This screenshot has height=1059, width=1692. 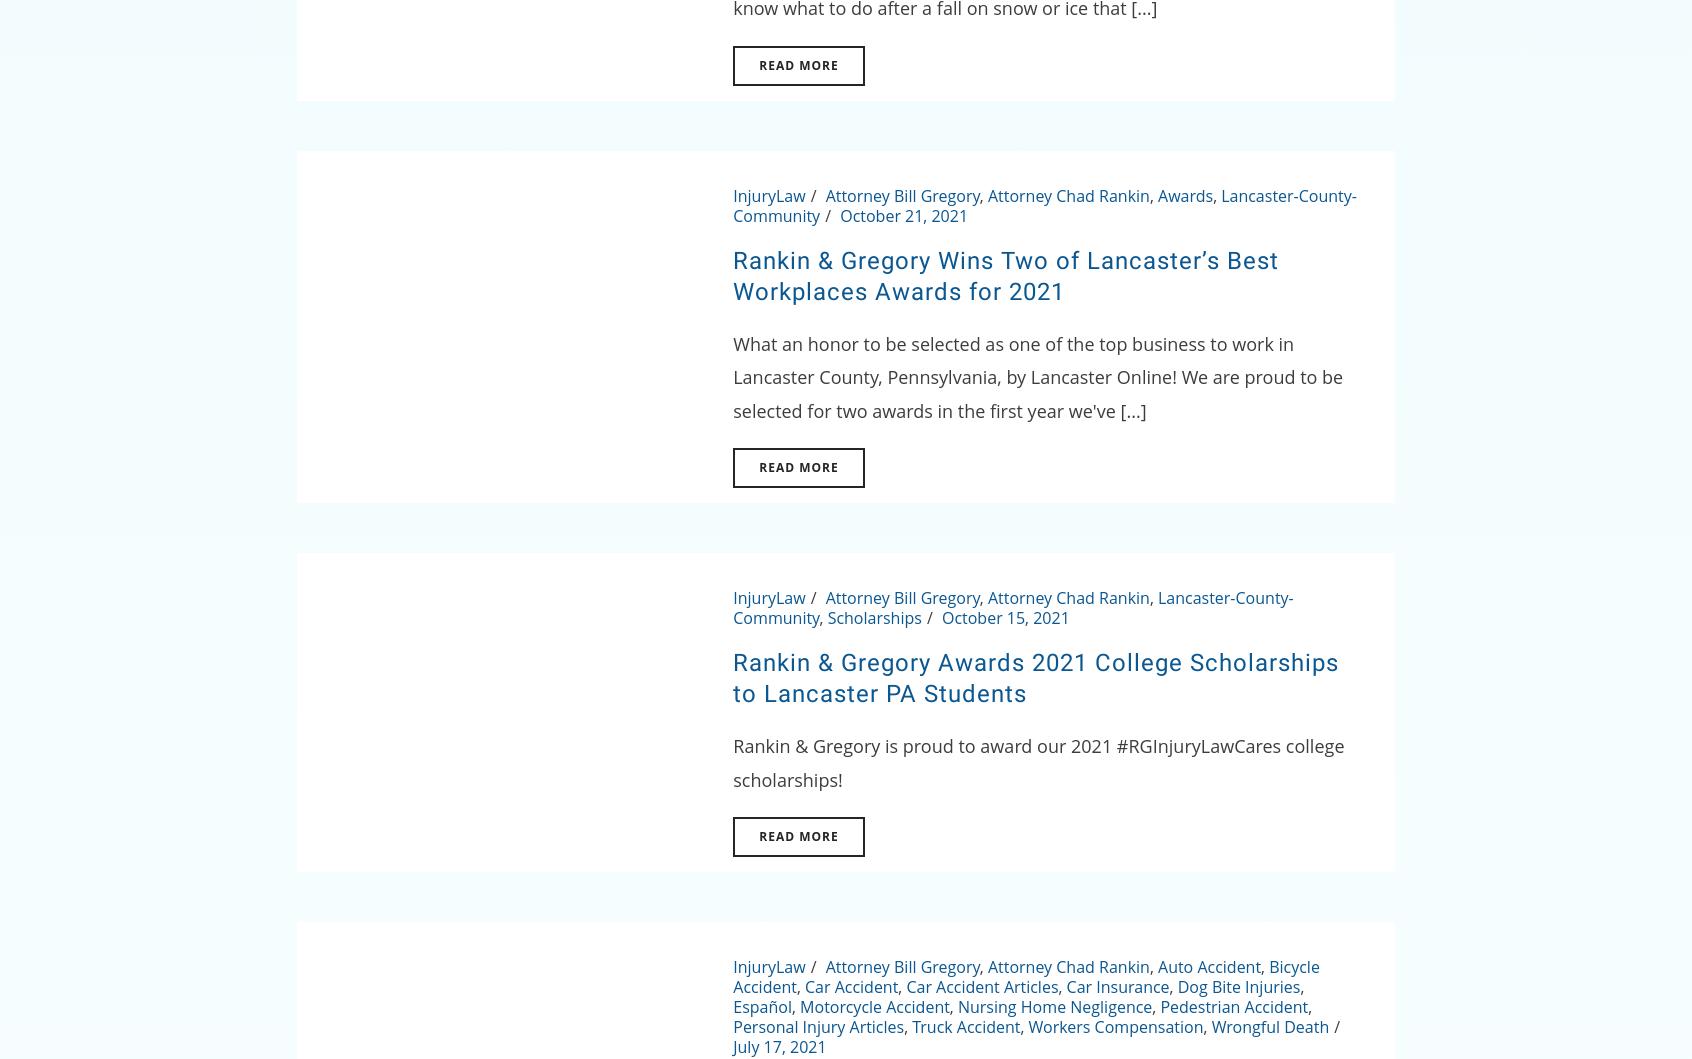 What do you see at coordinates (1238, 985) in the screenshot?
I see `'Dog Bite Injuries'` at bounding box center [1238, 985].